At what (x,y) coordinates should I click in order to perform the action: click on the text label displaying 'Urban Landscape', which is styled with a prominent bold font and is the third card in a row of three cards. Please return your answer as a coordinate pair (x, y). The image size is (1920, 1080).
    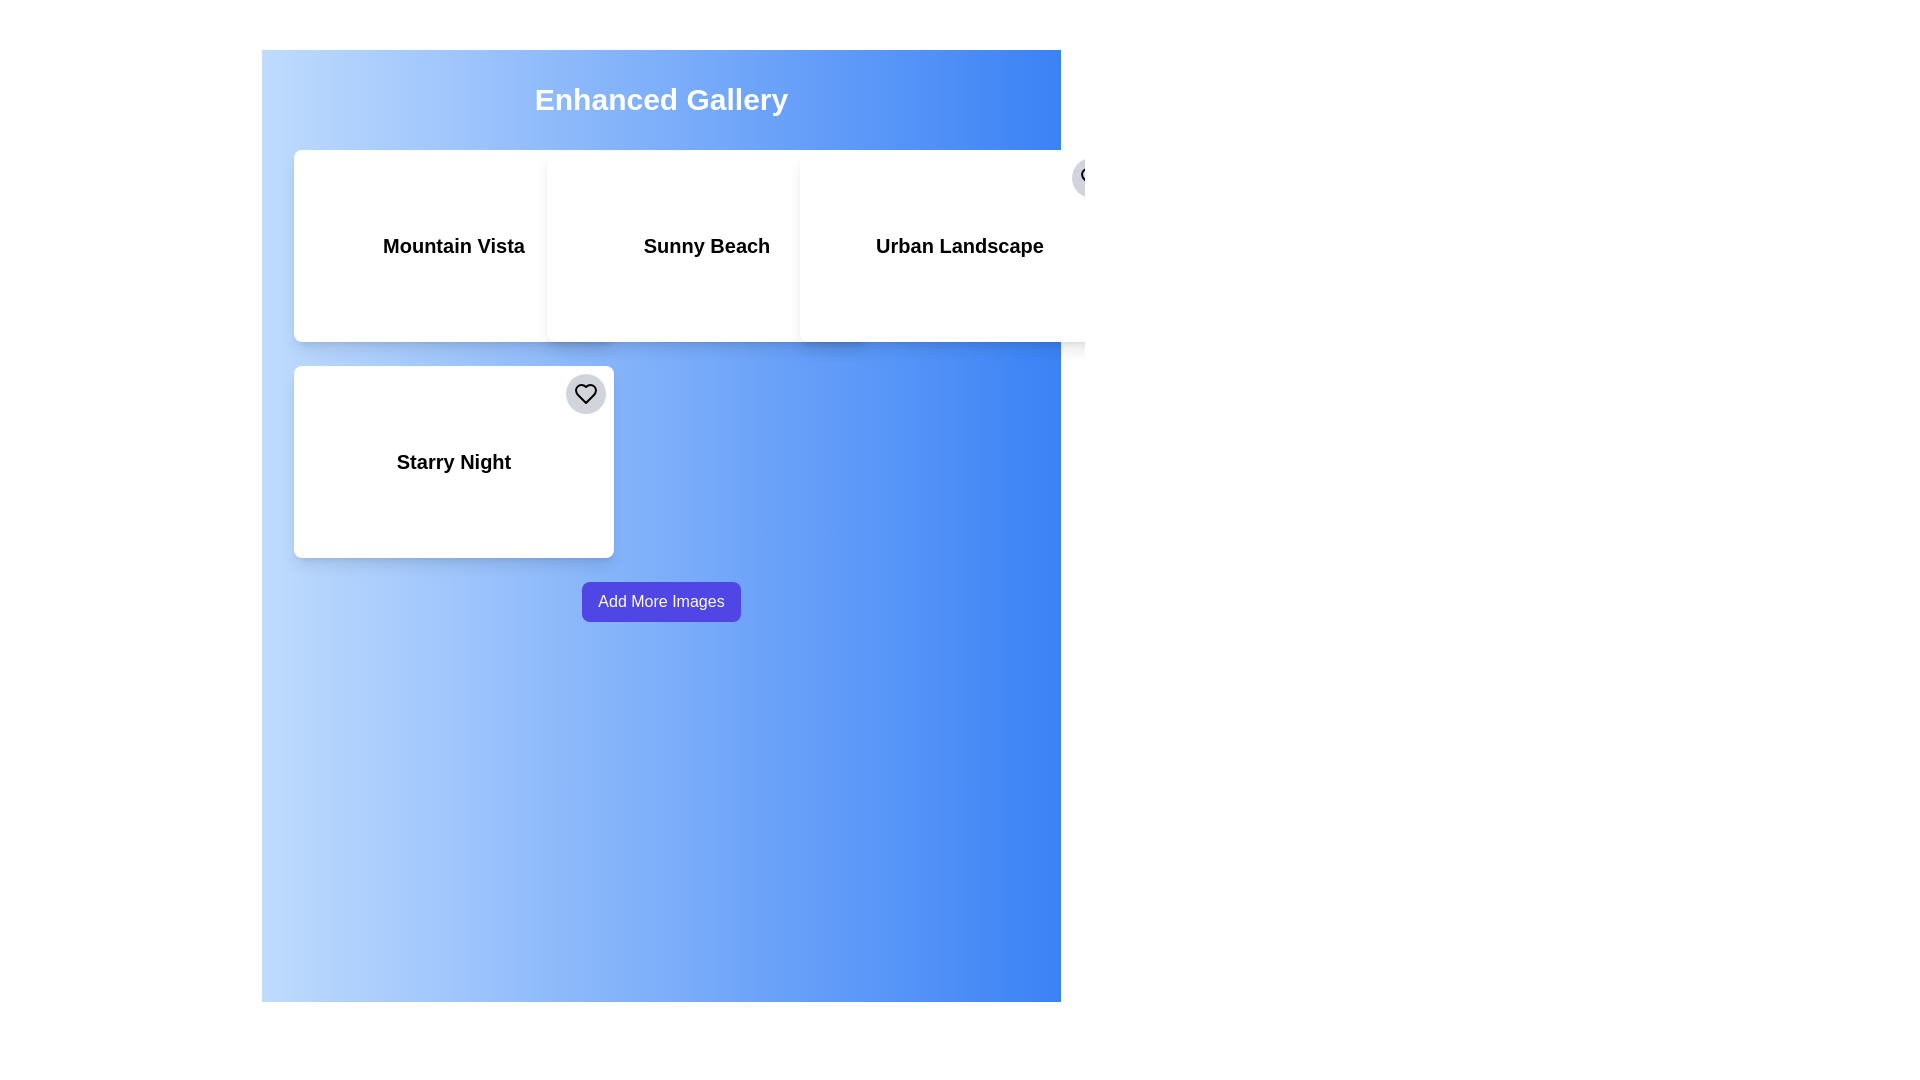
    Looking at the image, I should click on (960, 245).